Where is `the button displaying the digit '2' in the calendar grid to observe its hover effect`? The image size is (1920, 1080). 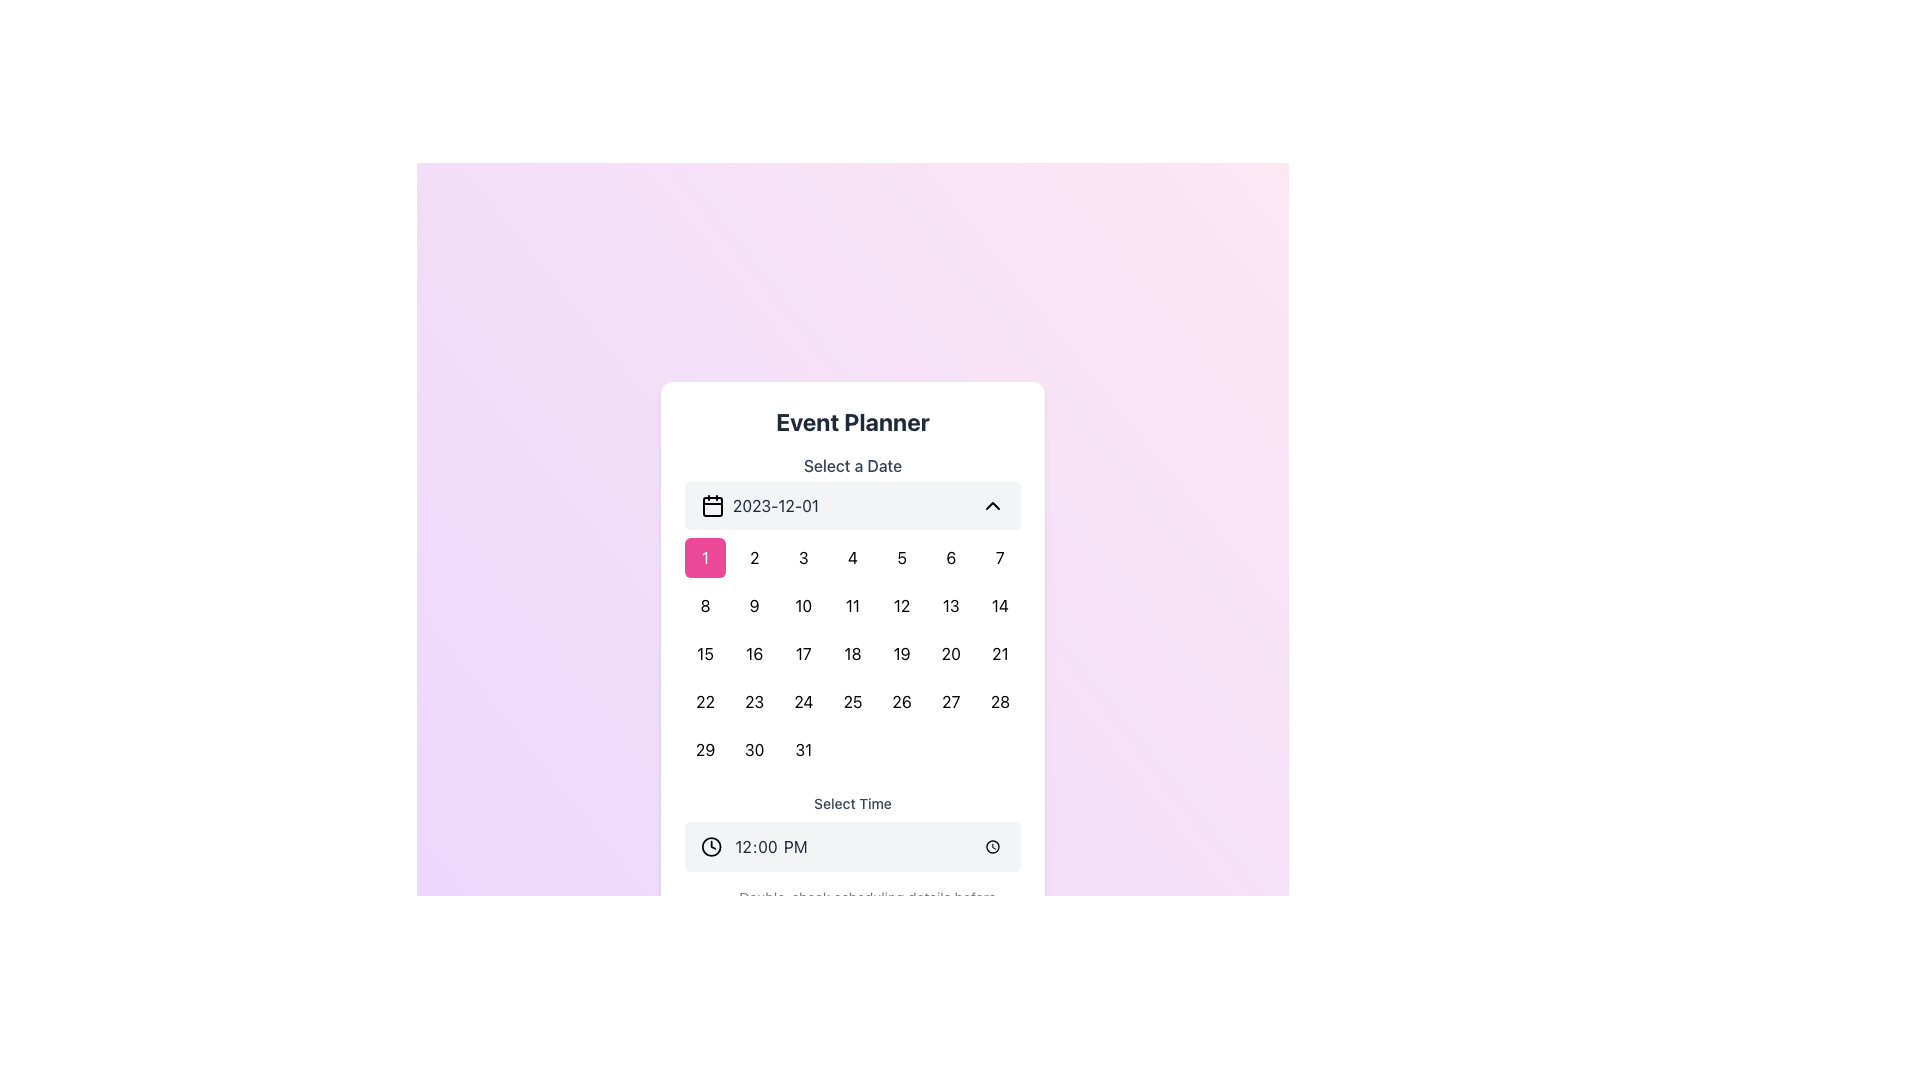 the button displaying the digit '2' in the calendar grid to observe its hover effect is located at coordinates (753, 558).